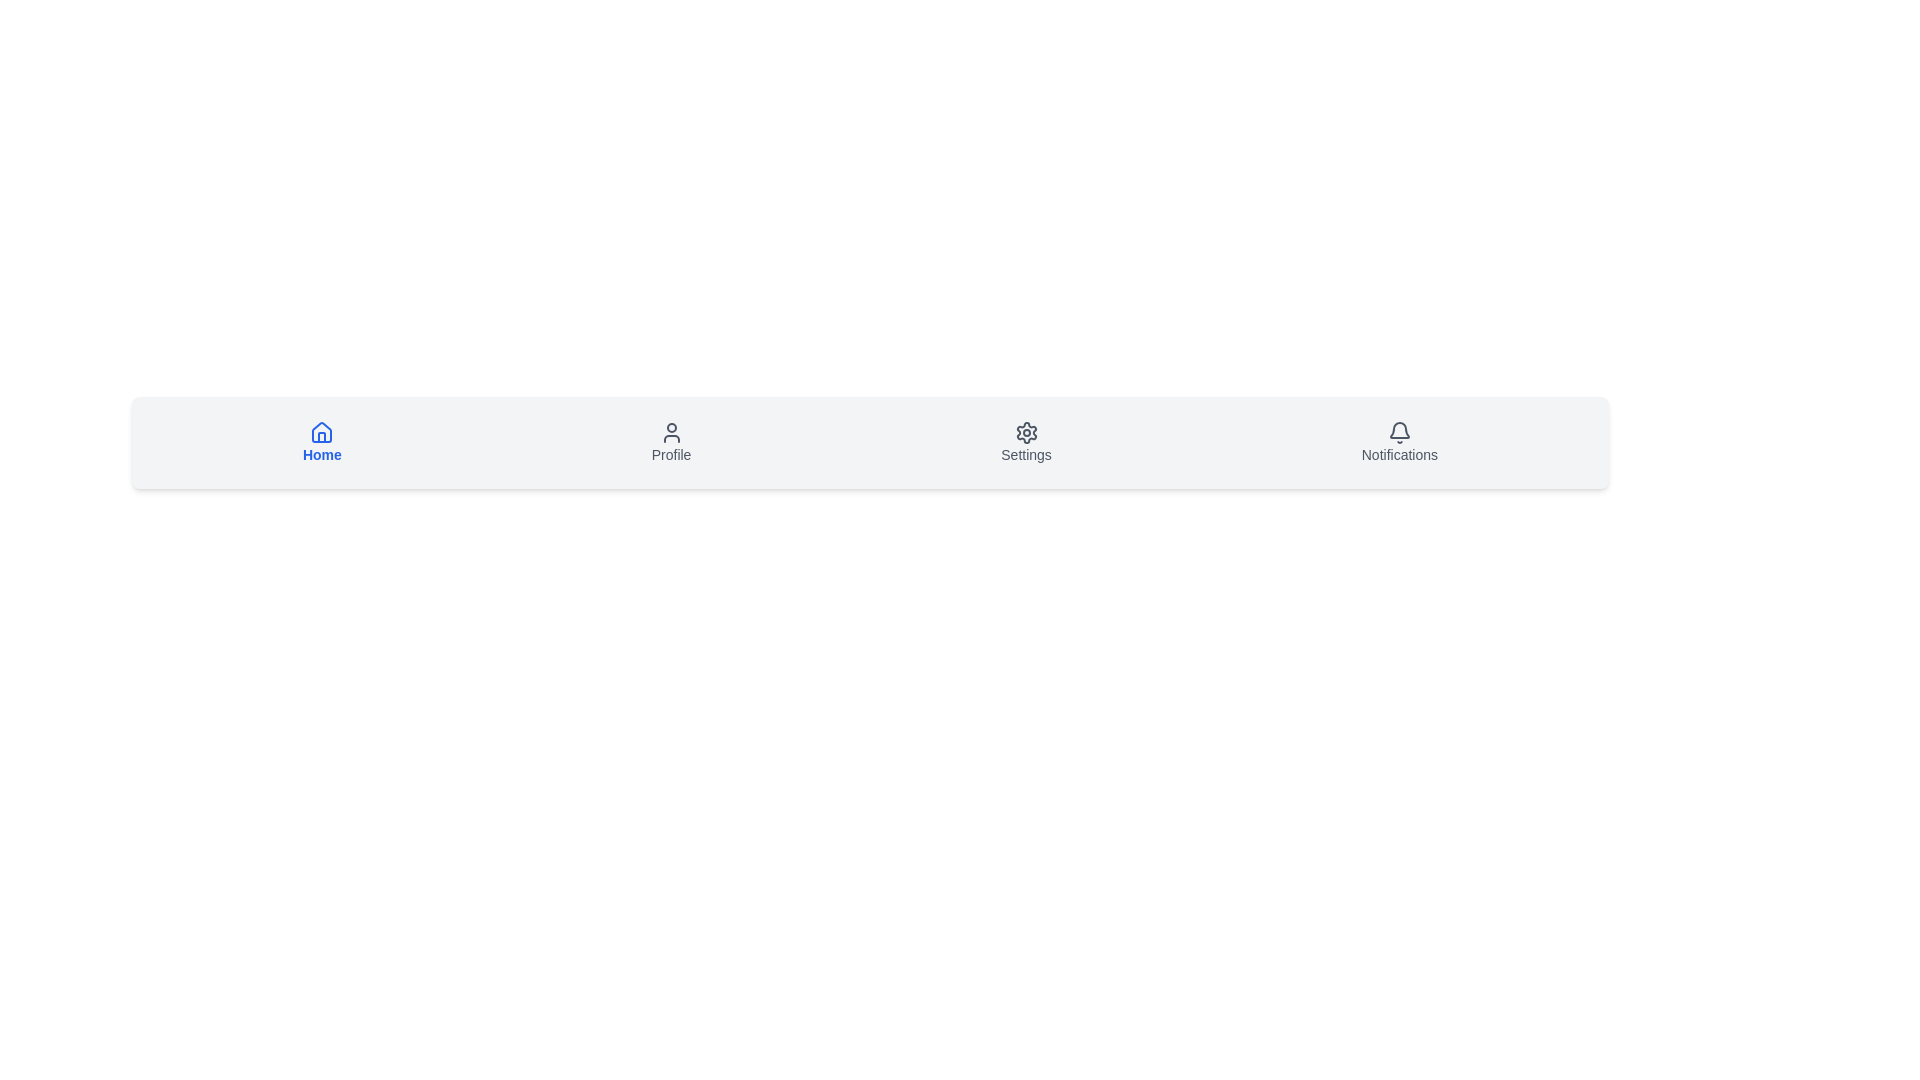 The height and width of the screenshot is (1080, 1920). Describe the element at coordinates (322, 431) in the screenshot. I see `the Home icon located at the top-left corner of the navigation bar` at that location.